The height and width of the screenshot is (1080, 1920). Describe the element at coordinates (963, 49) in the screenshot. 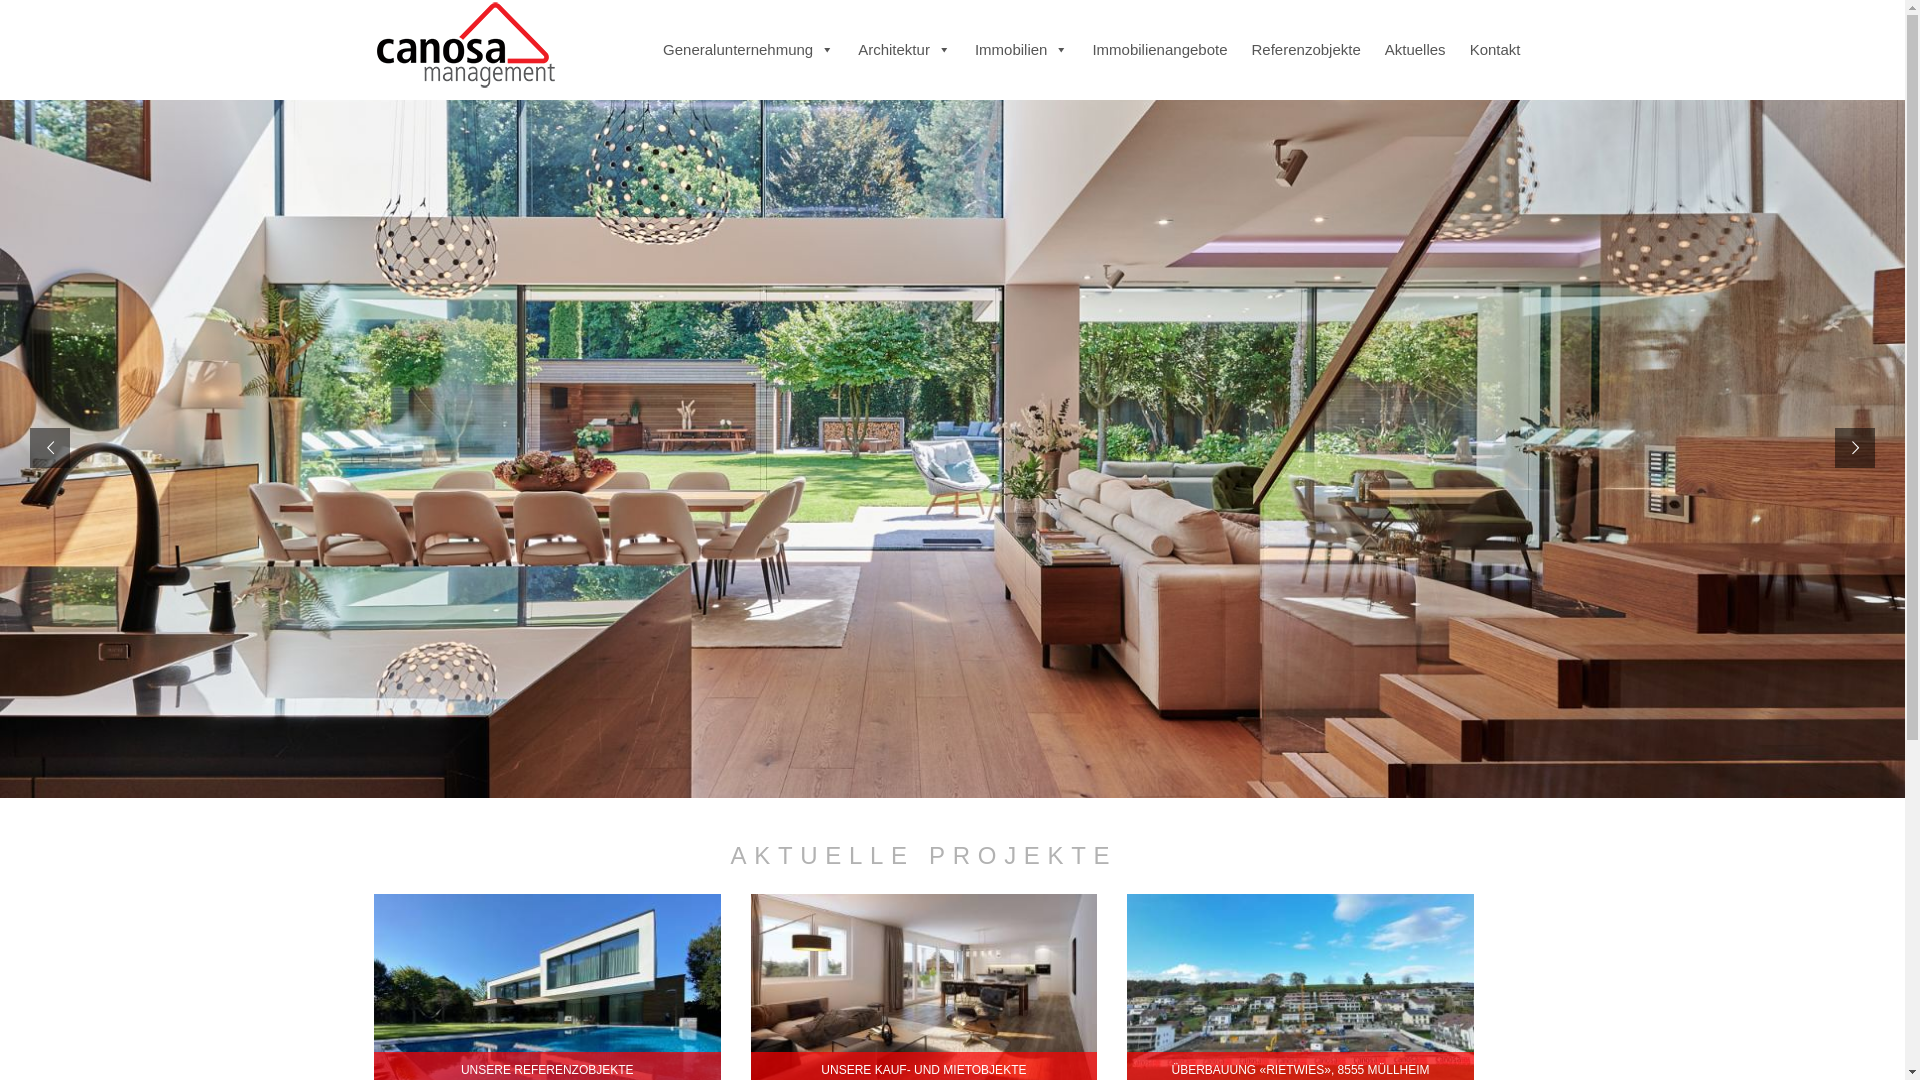

I see `'Immobilien'` at that location.